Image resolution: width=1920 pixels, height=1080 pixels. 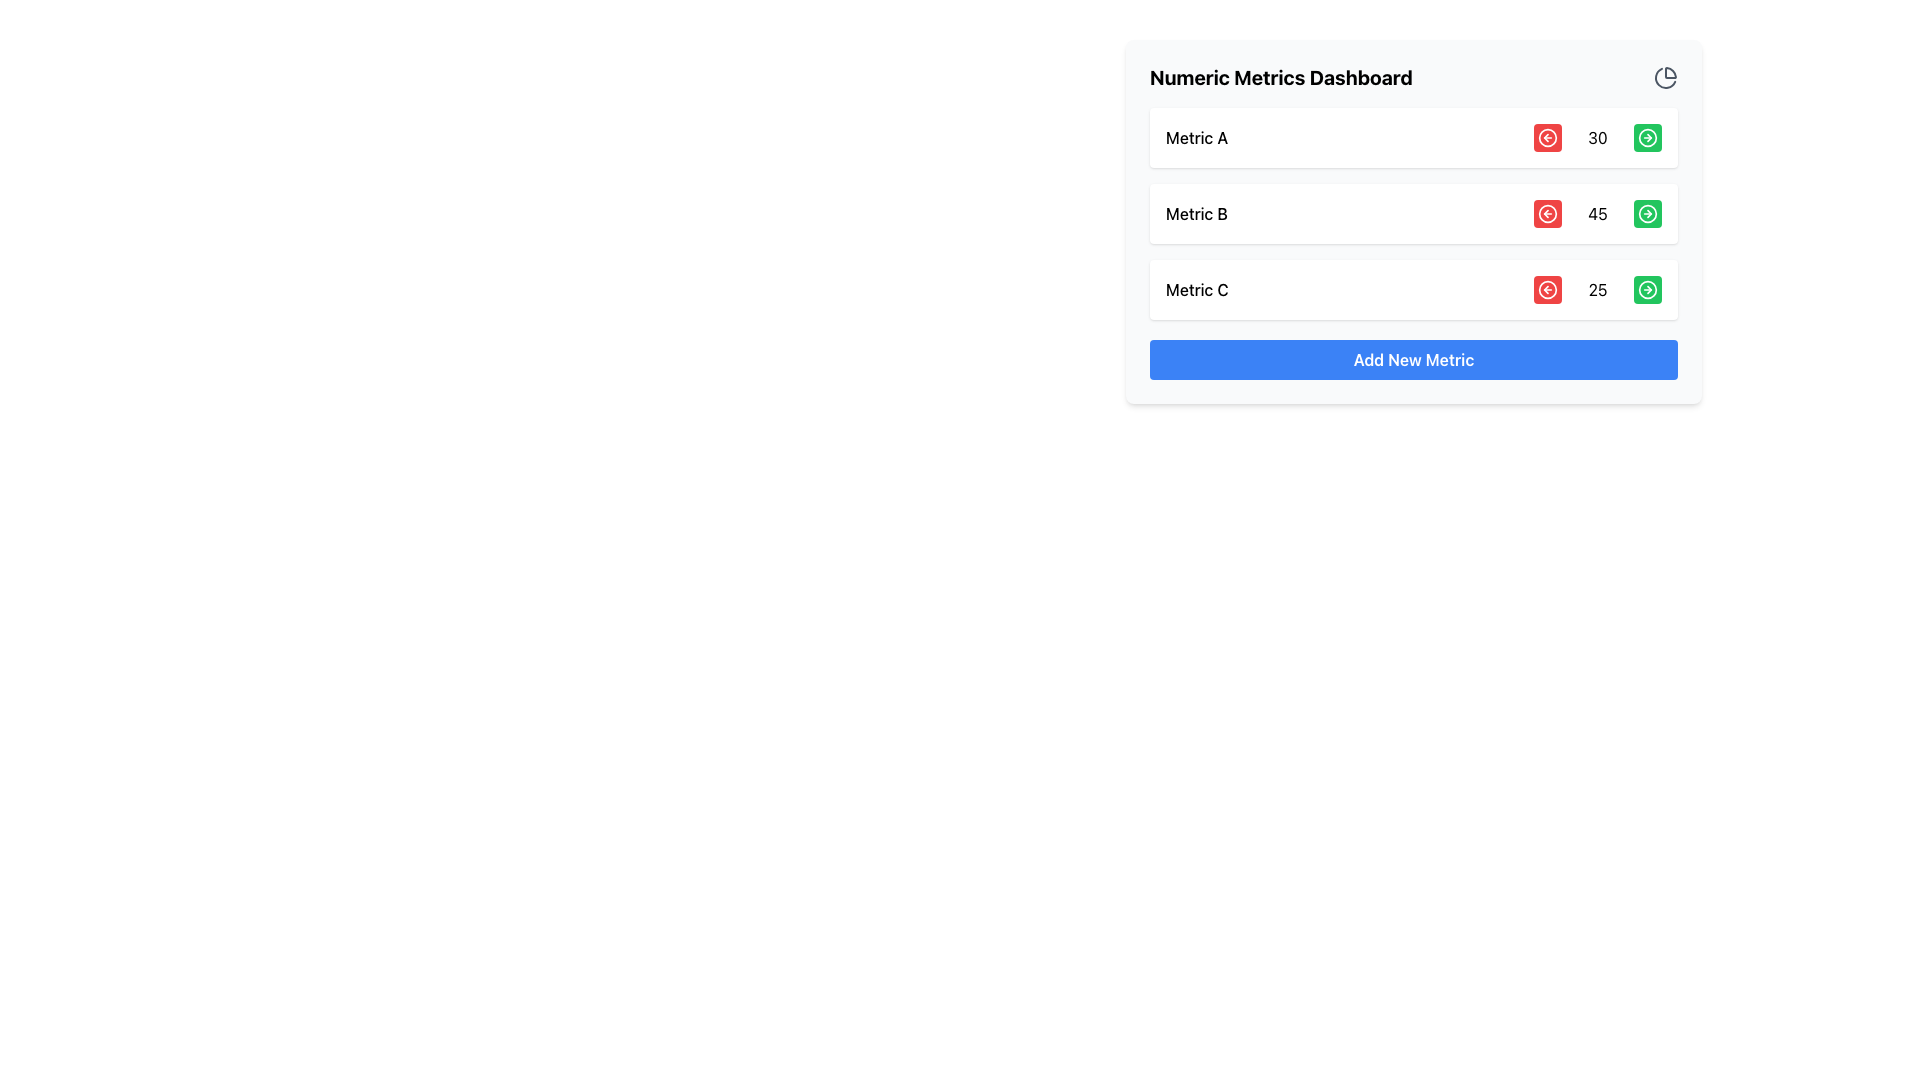 What do you see at coordinates (1647, 213) in the screenshot?
I see `the green button with a white arrow icon located beside the number '45'` at bounding box center [1647, 213].